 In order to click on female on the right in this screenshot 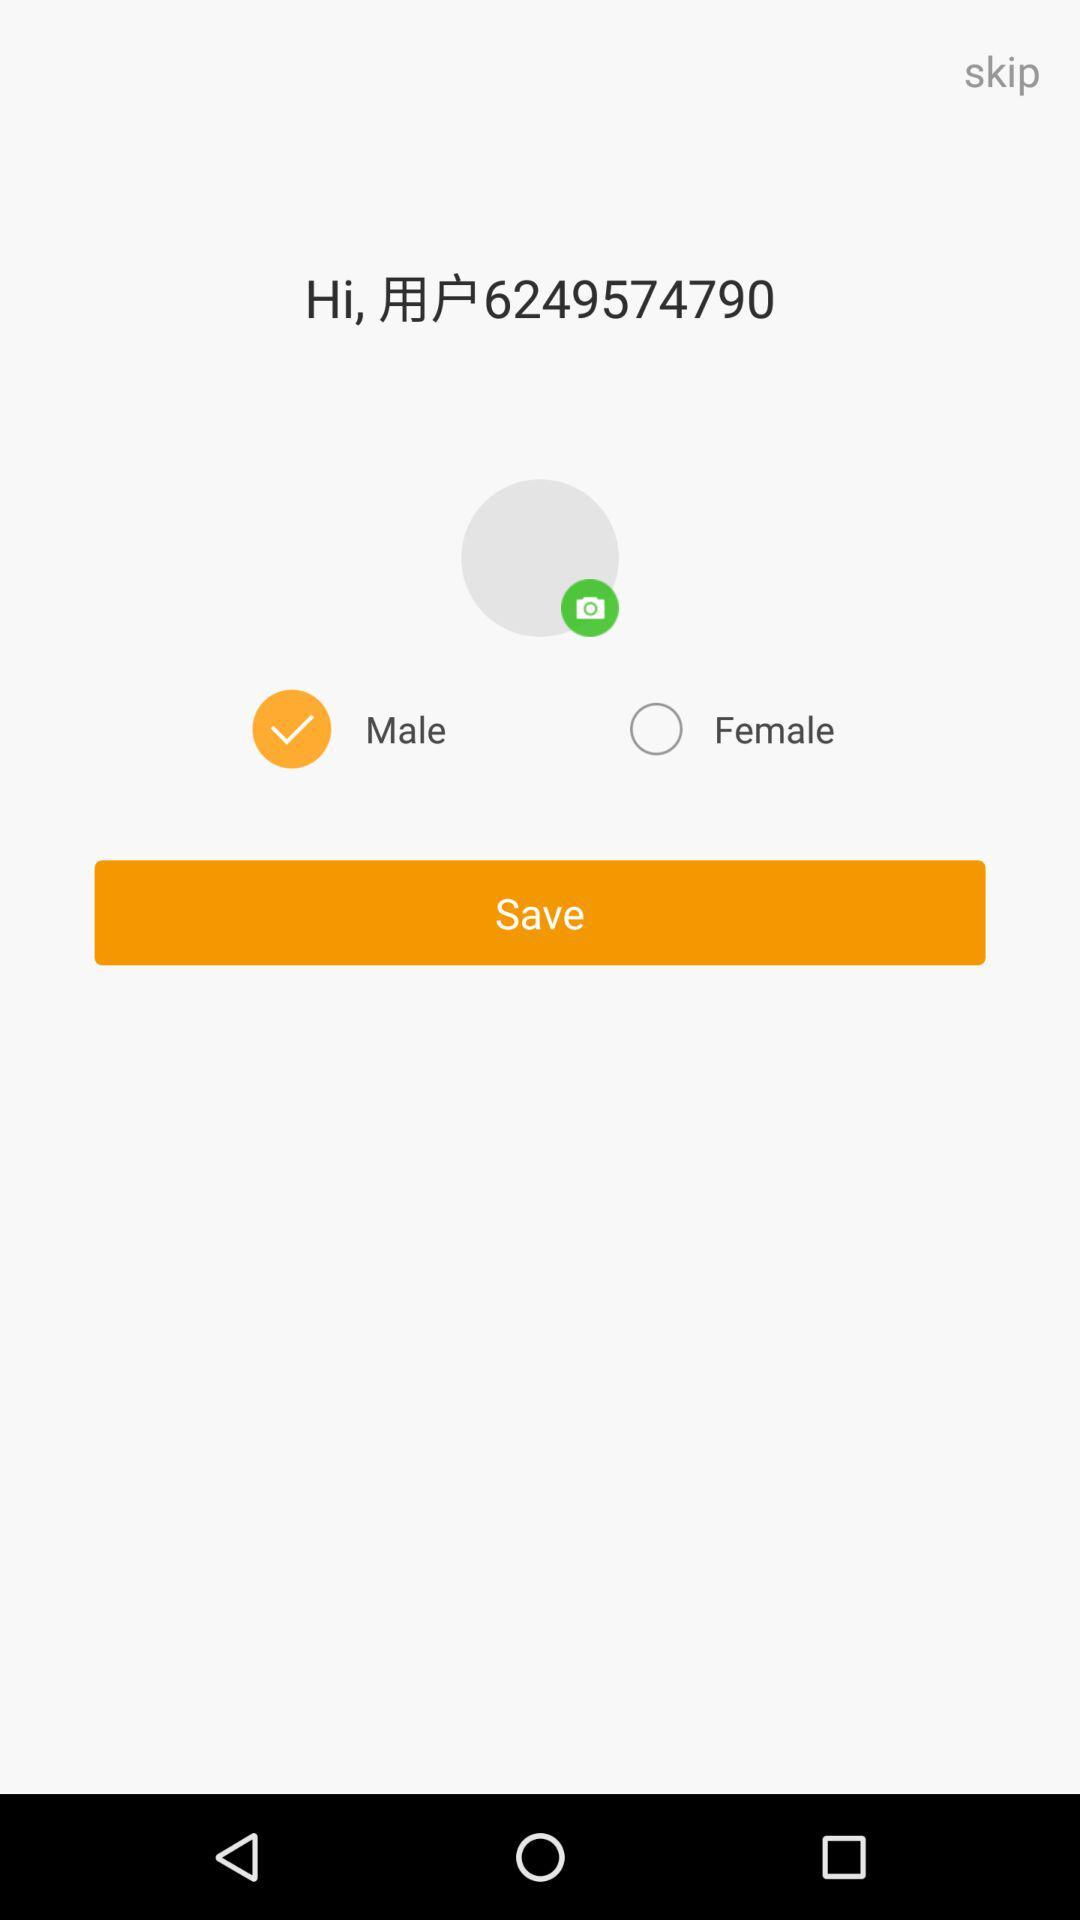, I will do `click(729, 728)`.